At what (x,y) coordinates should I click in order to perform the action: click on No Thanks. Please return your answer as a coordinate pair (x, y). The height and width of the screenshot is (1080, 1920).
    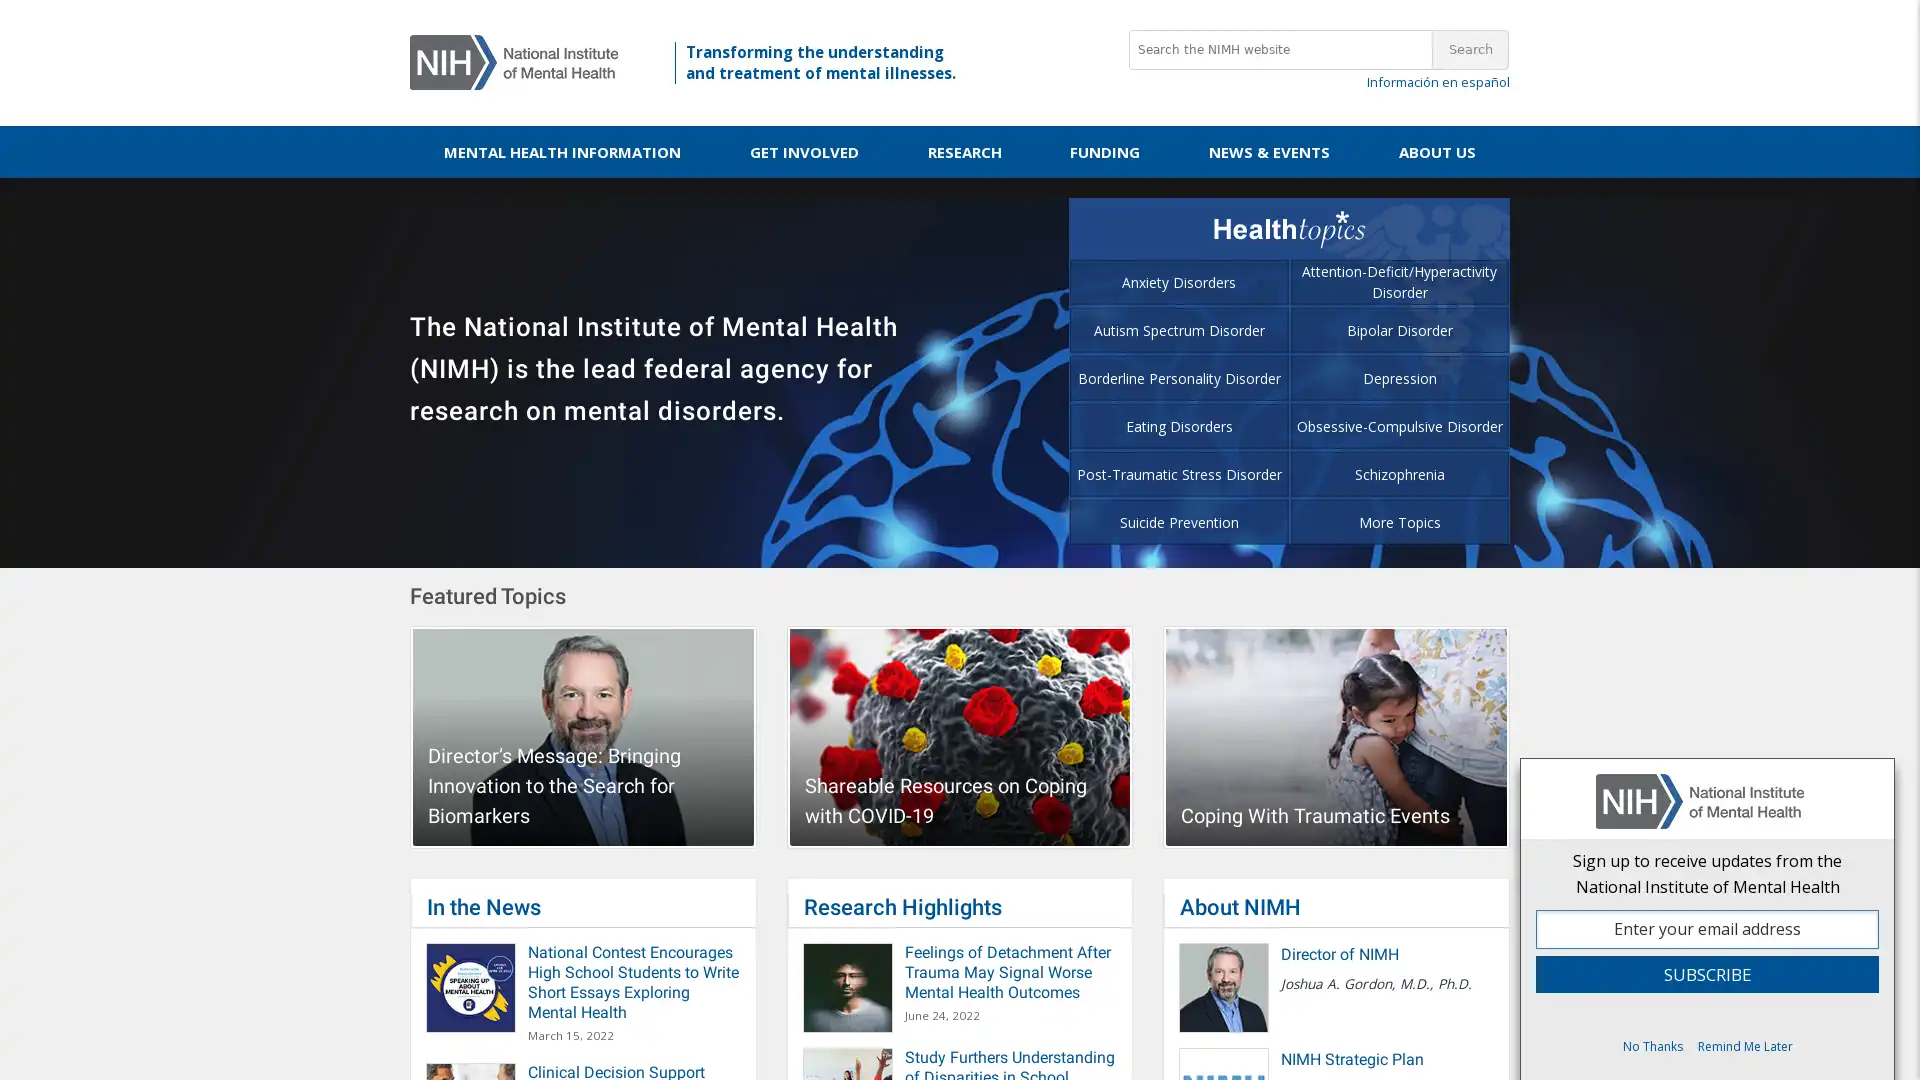
    Looking at the image, I should click on (1651, 1044).